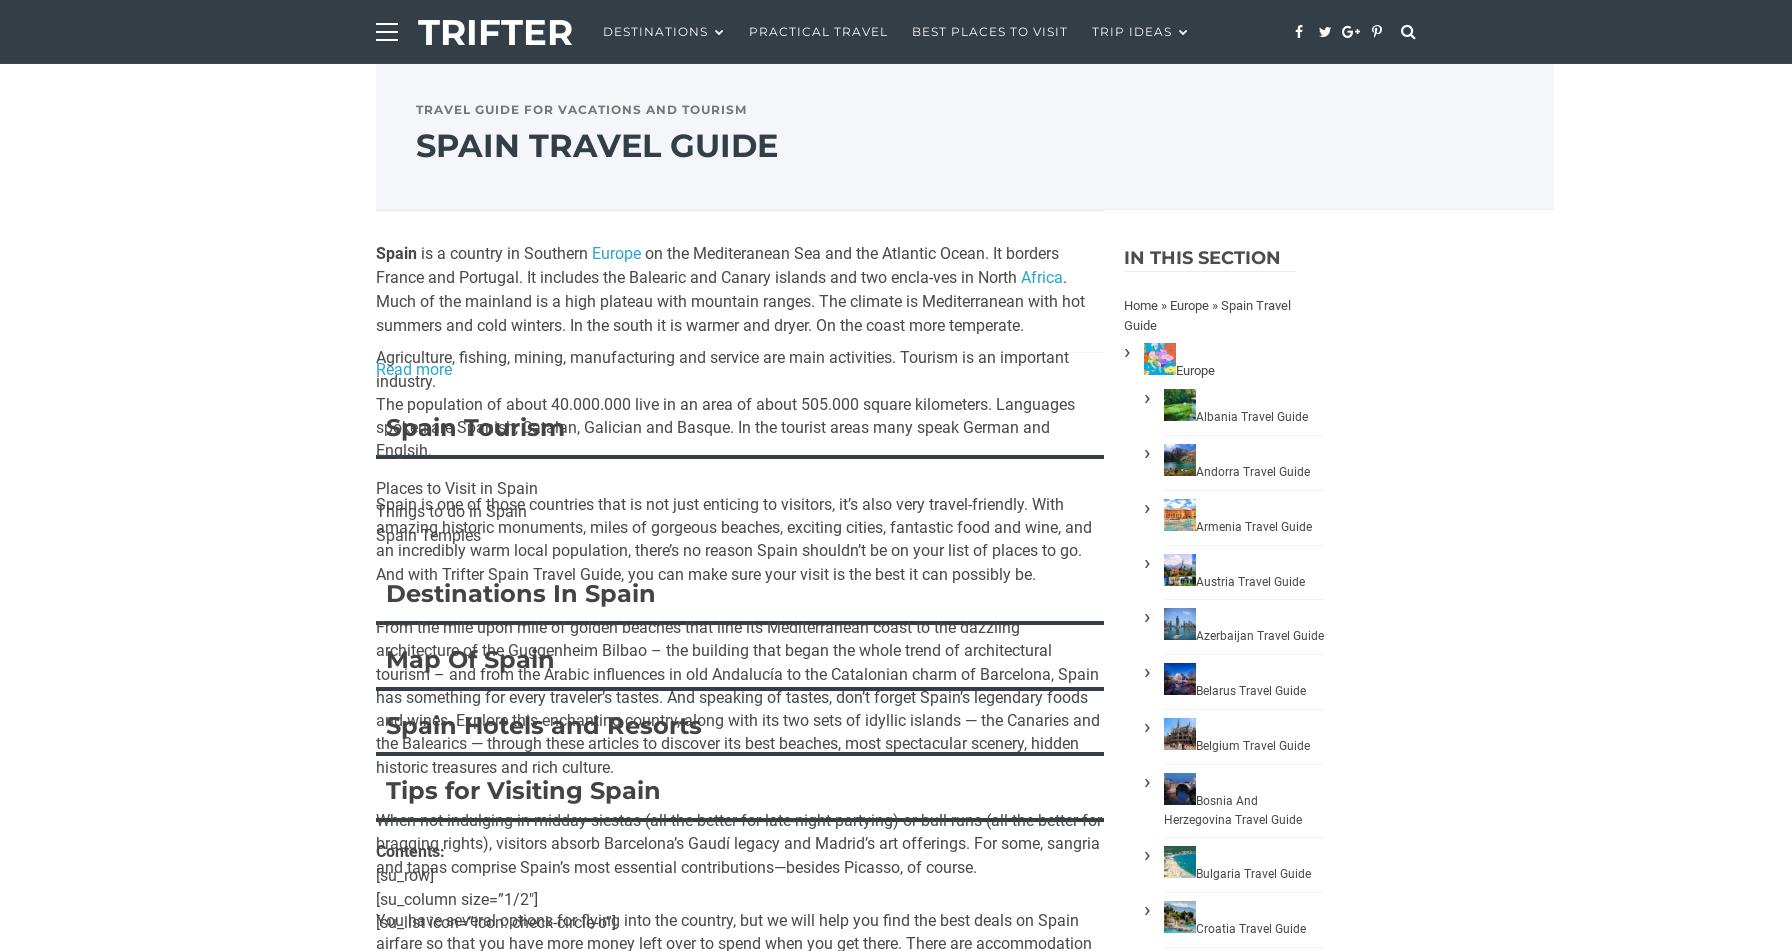  What do you see at coordinates (451, 510) in the screenshot?
I see `'Things to do in Spain'` at bounding box center [451, 510].